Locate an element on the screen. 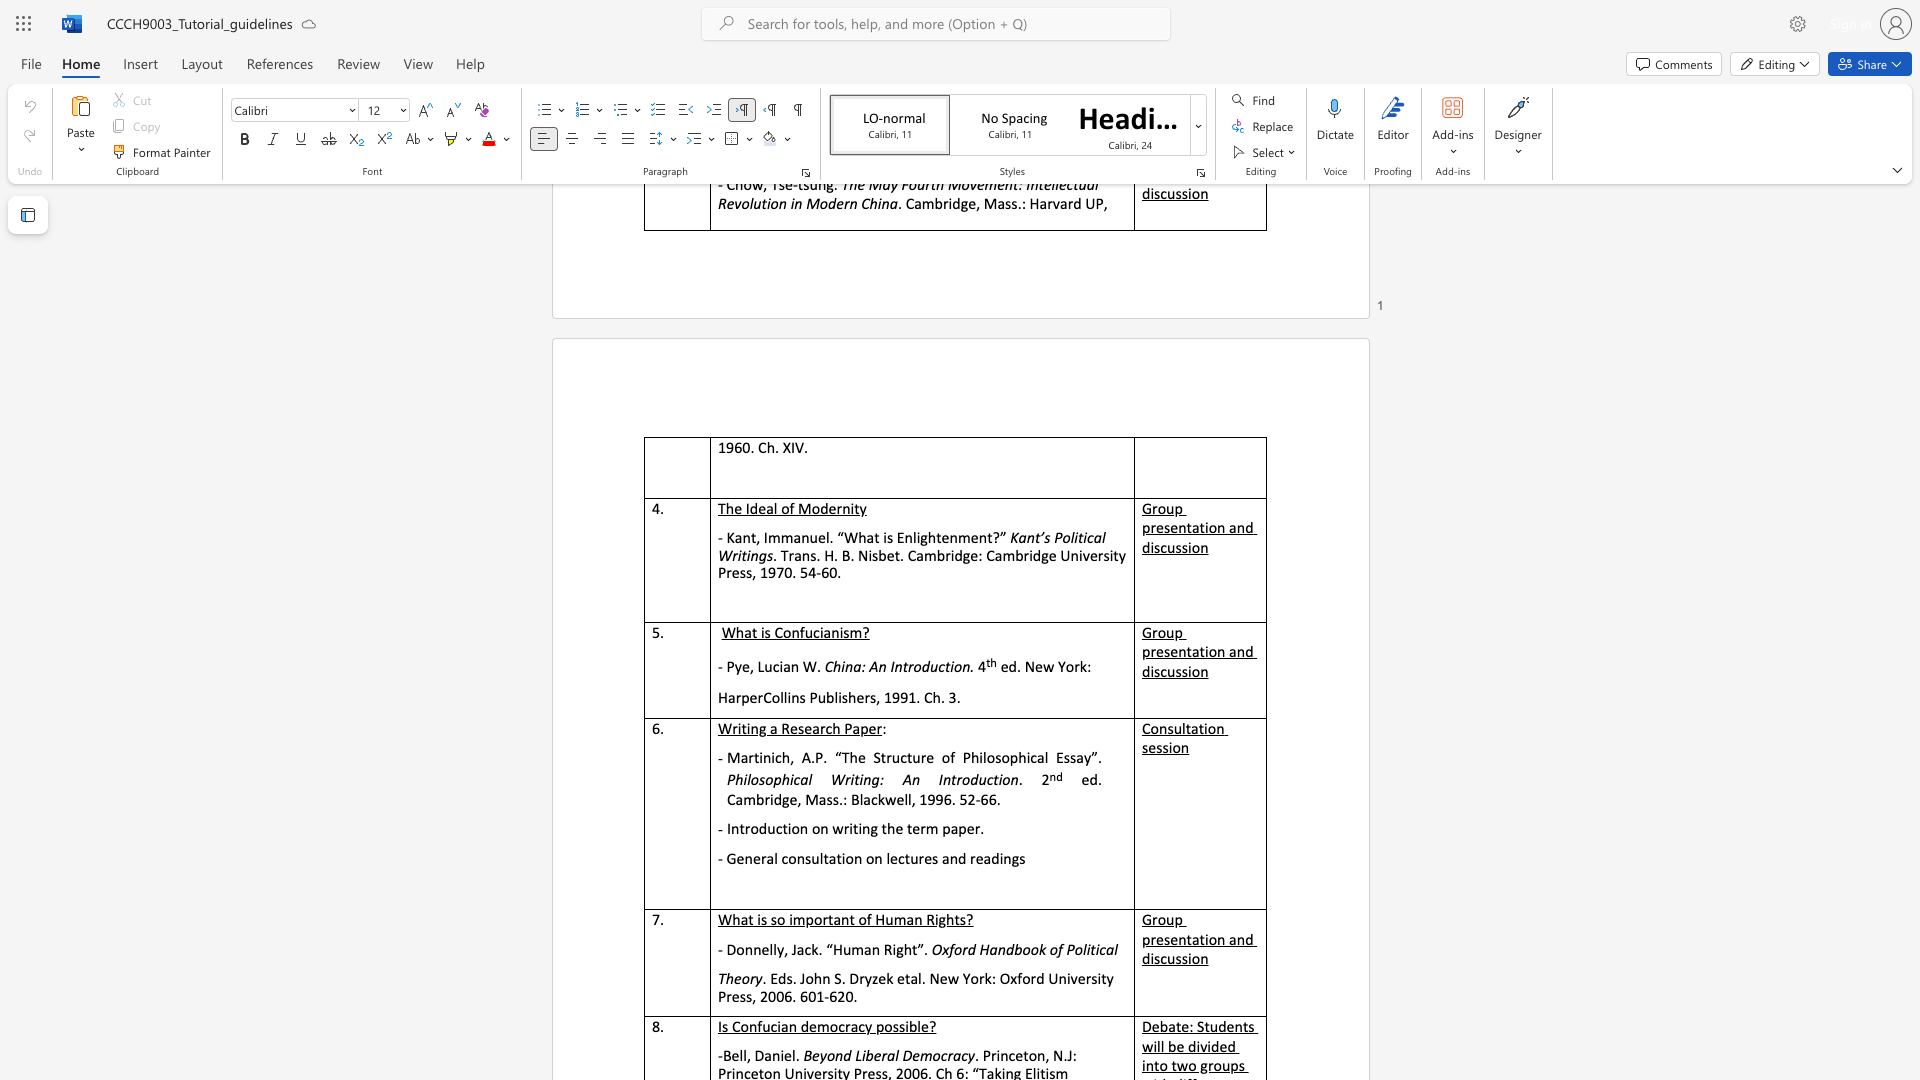  the subset text "presentation and discus" within the text "Group presentation and discussion" is located at coordinates (1142, 651).